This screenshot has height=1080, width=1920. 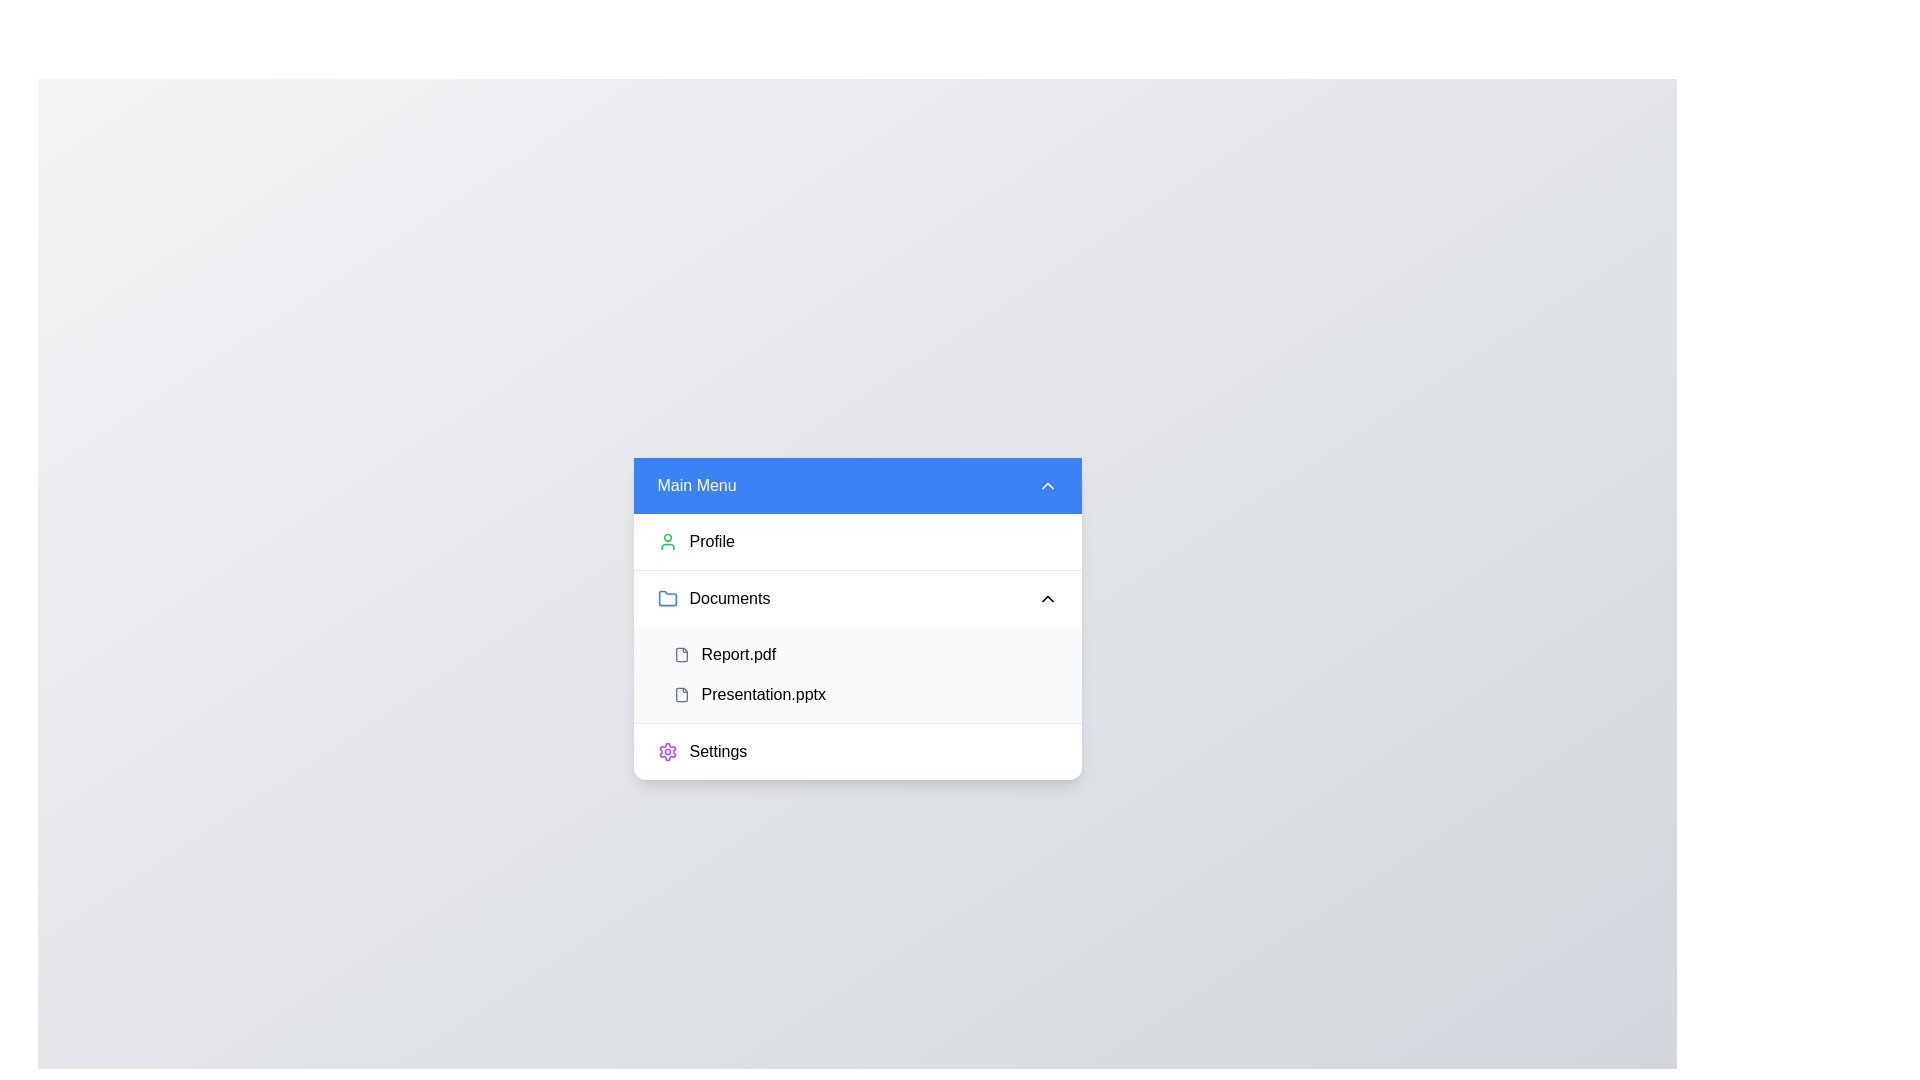 What do you see at coordinates (667, 752) in the screenshot?
I see `the 'Settings' icon, which is the leftmost component in the 'Settings' row of the menu located in the lower section of the interface` at bounding box center [667, 752].